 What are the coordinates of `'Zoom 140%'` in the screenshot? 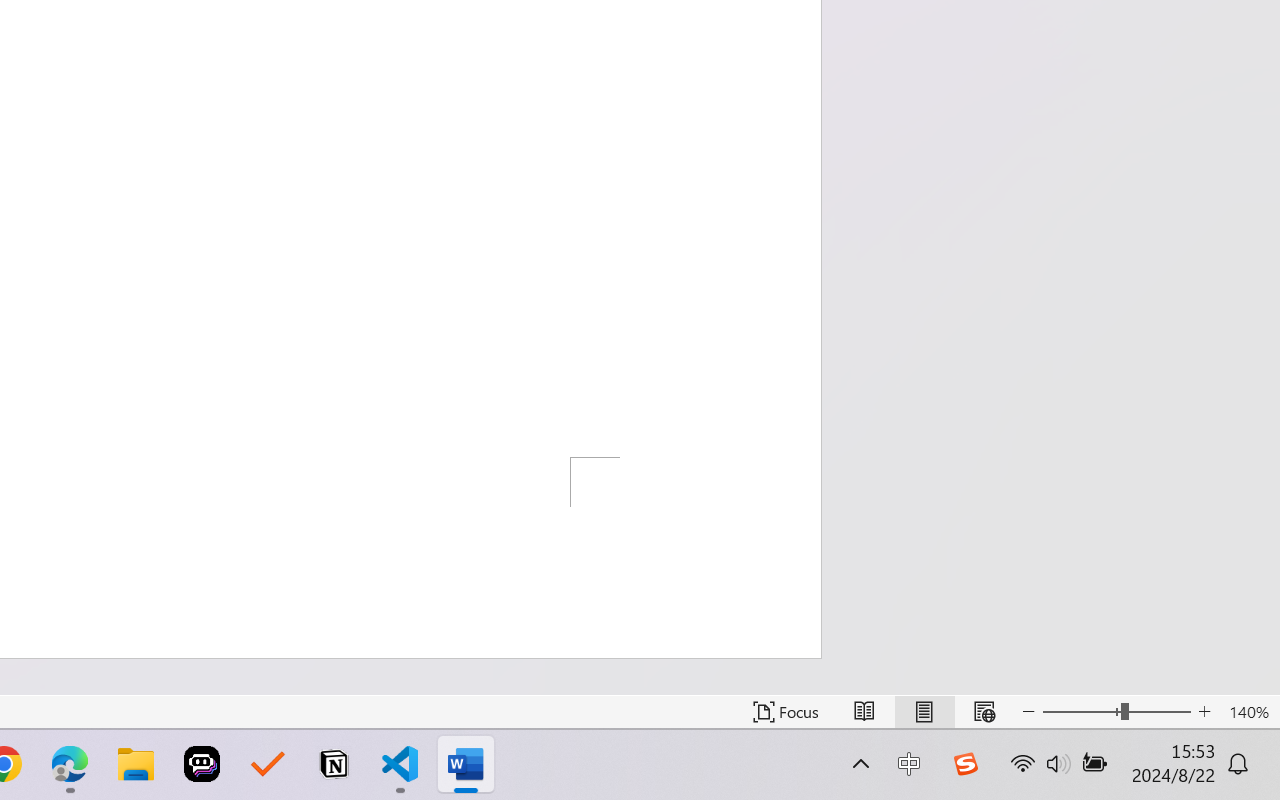 It's located at (1248, 711).